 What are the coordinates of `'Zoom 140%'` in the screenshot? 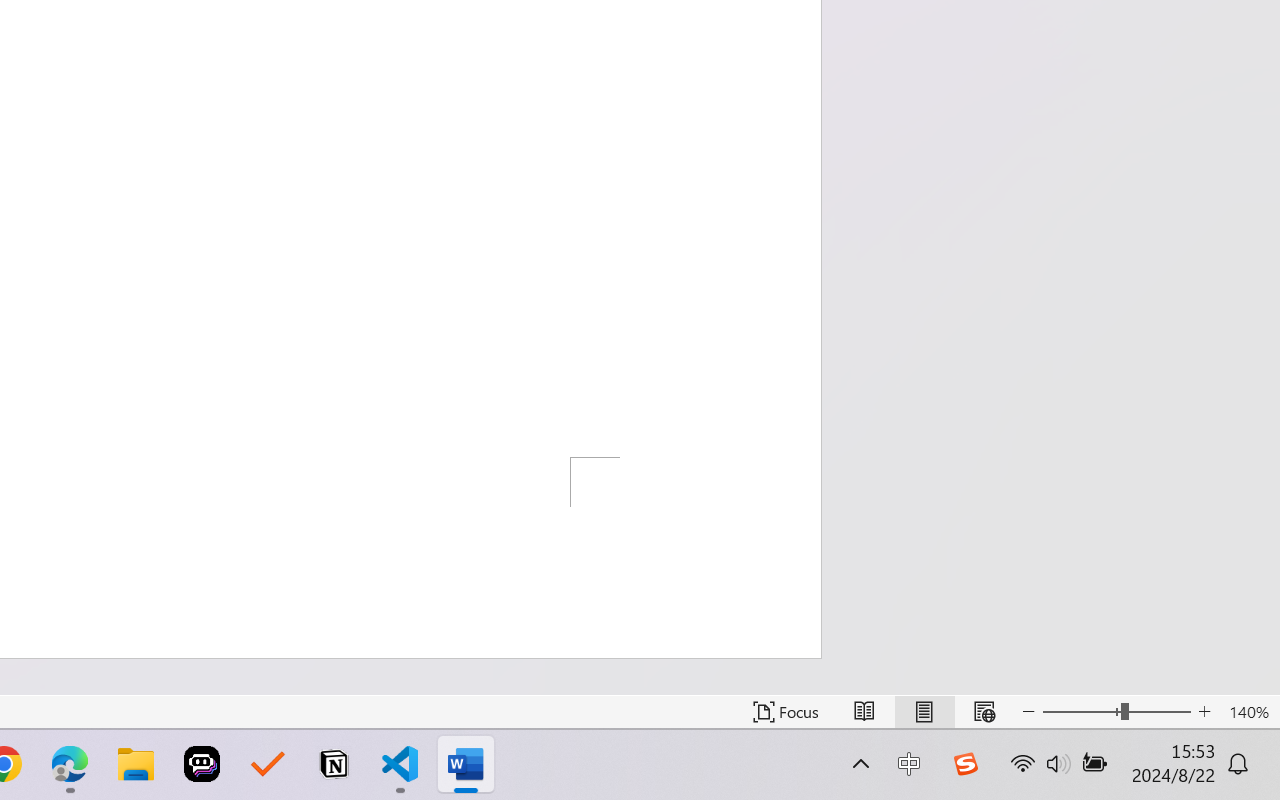 It's located at (1248, 711).